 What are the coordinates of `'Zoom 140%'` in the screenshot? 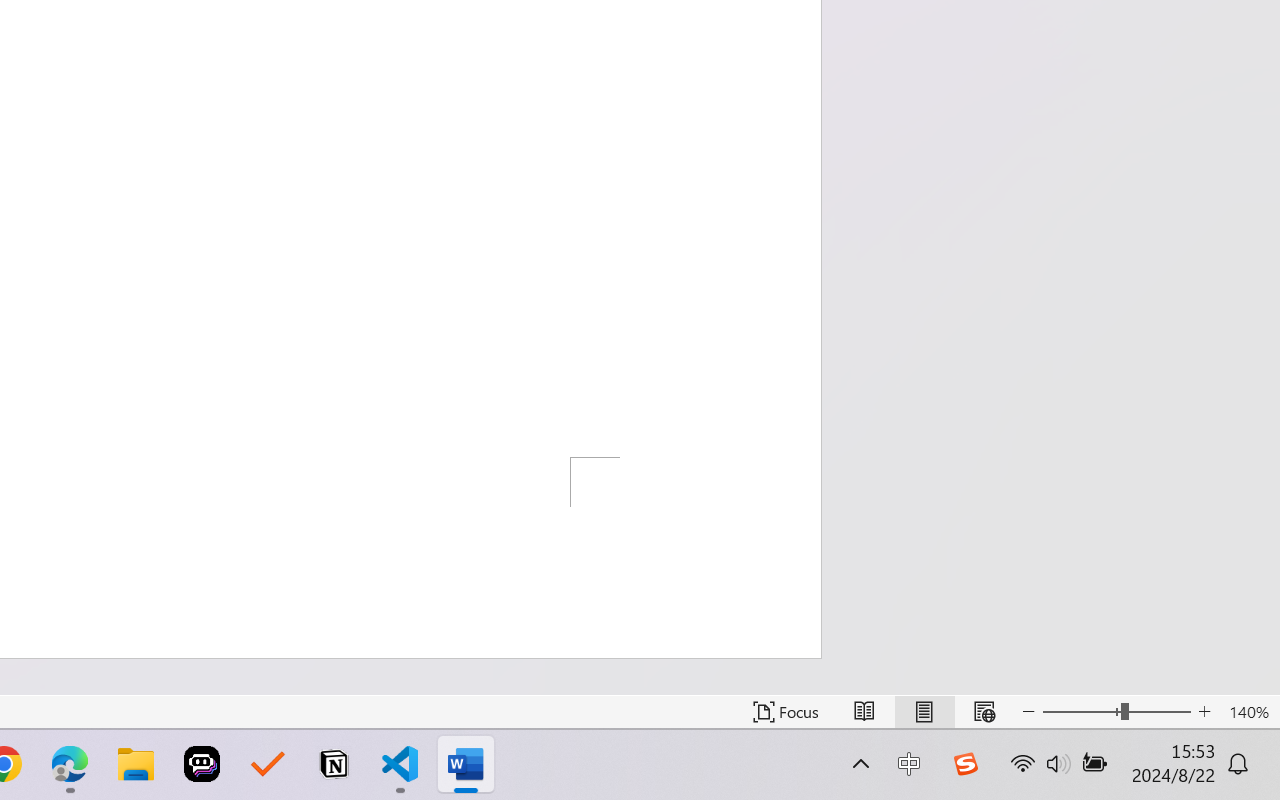 It's located at (1248, 711).